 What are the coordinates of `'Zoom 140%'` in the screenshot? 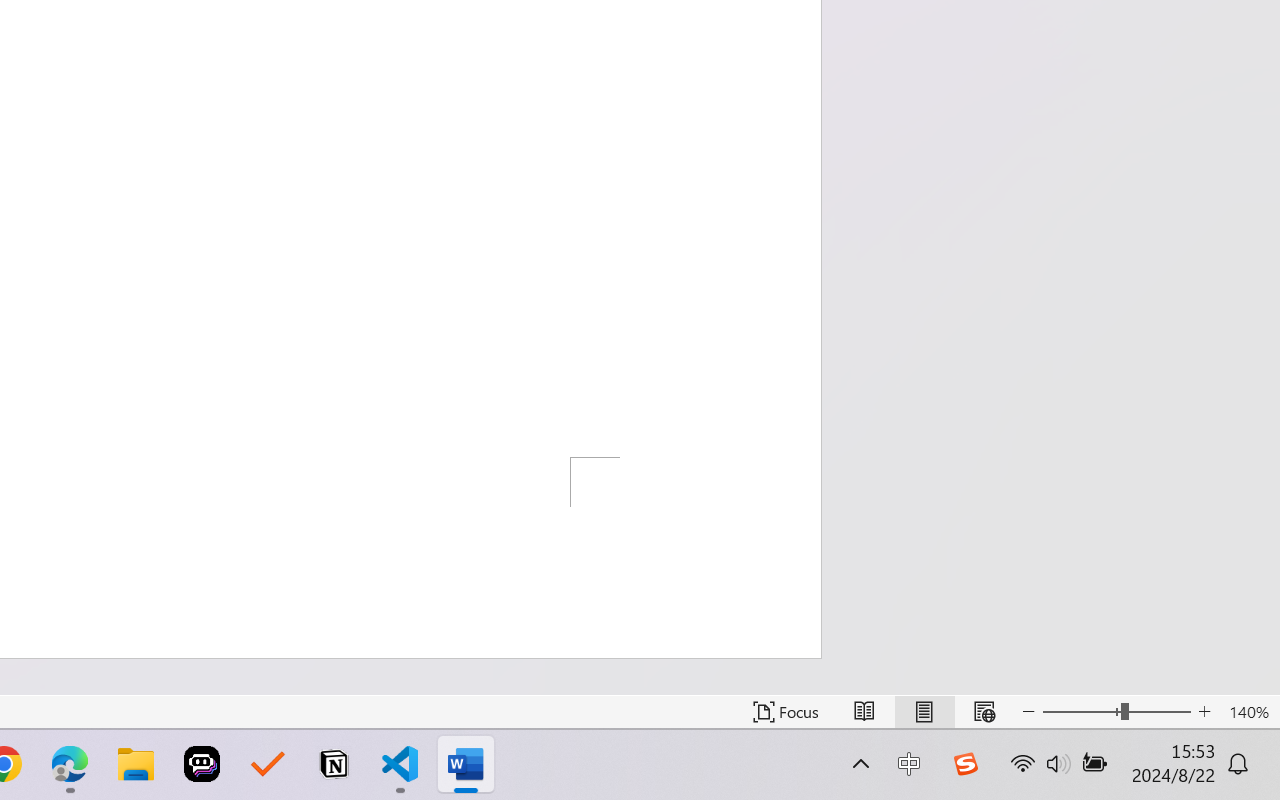 It's located at (1248, 711).